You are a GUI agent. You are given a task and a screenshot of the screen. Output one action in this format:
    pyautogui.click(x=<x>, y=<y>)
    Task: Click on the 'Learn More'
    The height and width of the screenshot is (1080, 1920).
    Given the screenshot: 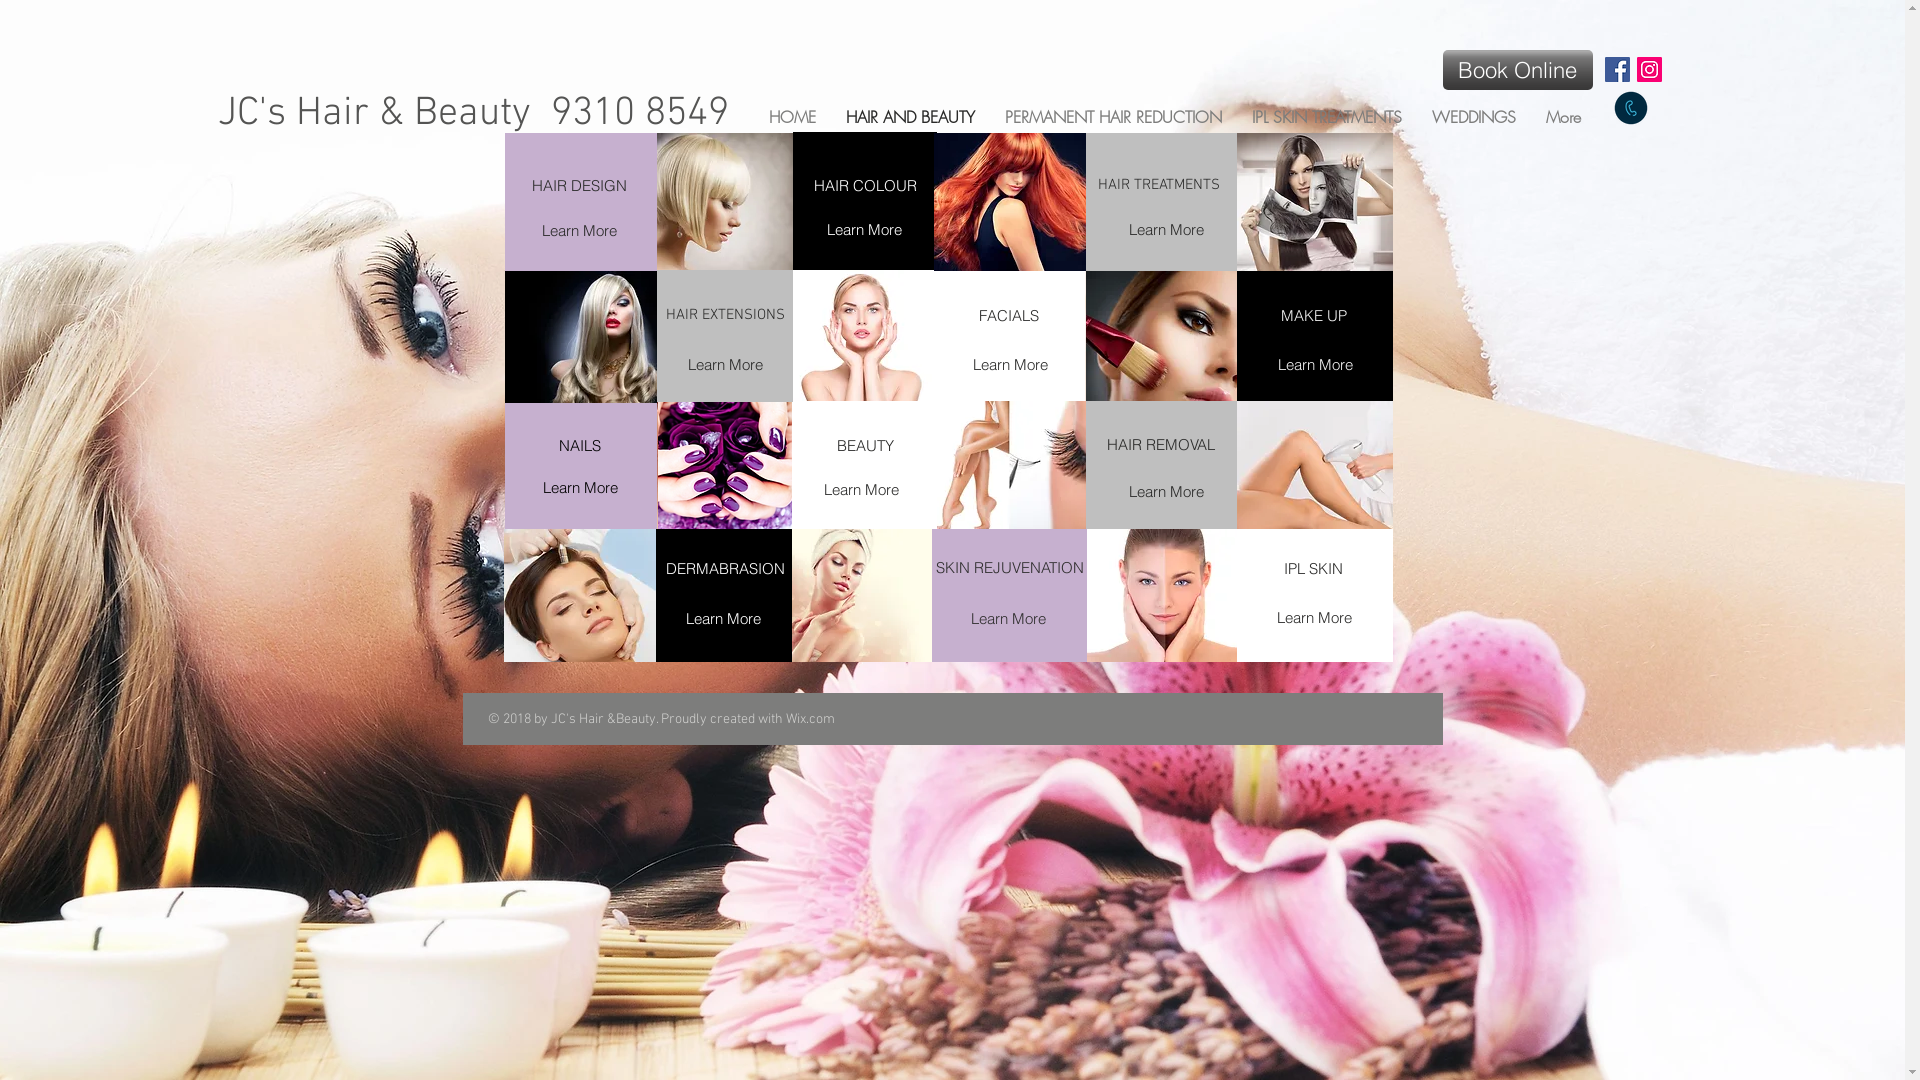 What is the action you would take?
    pyautogui.click(x=522, y=229)
    